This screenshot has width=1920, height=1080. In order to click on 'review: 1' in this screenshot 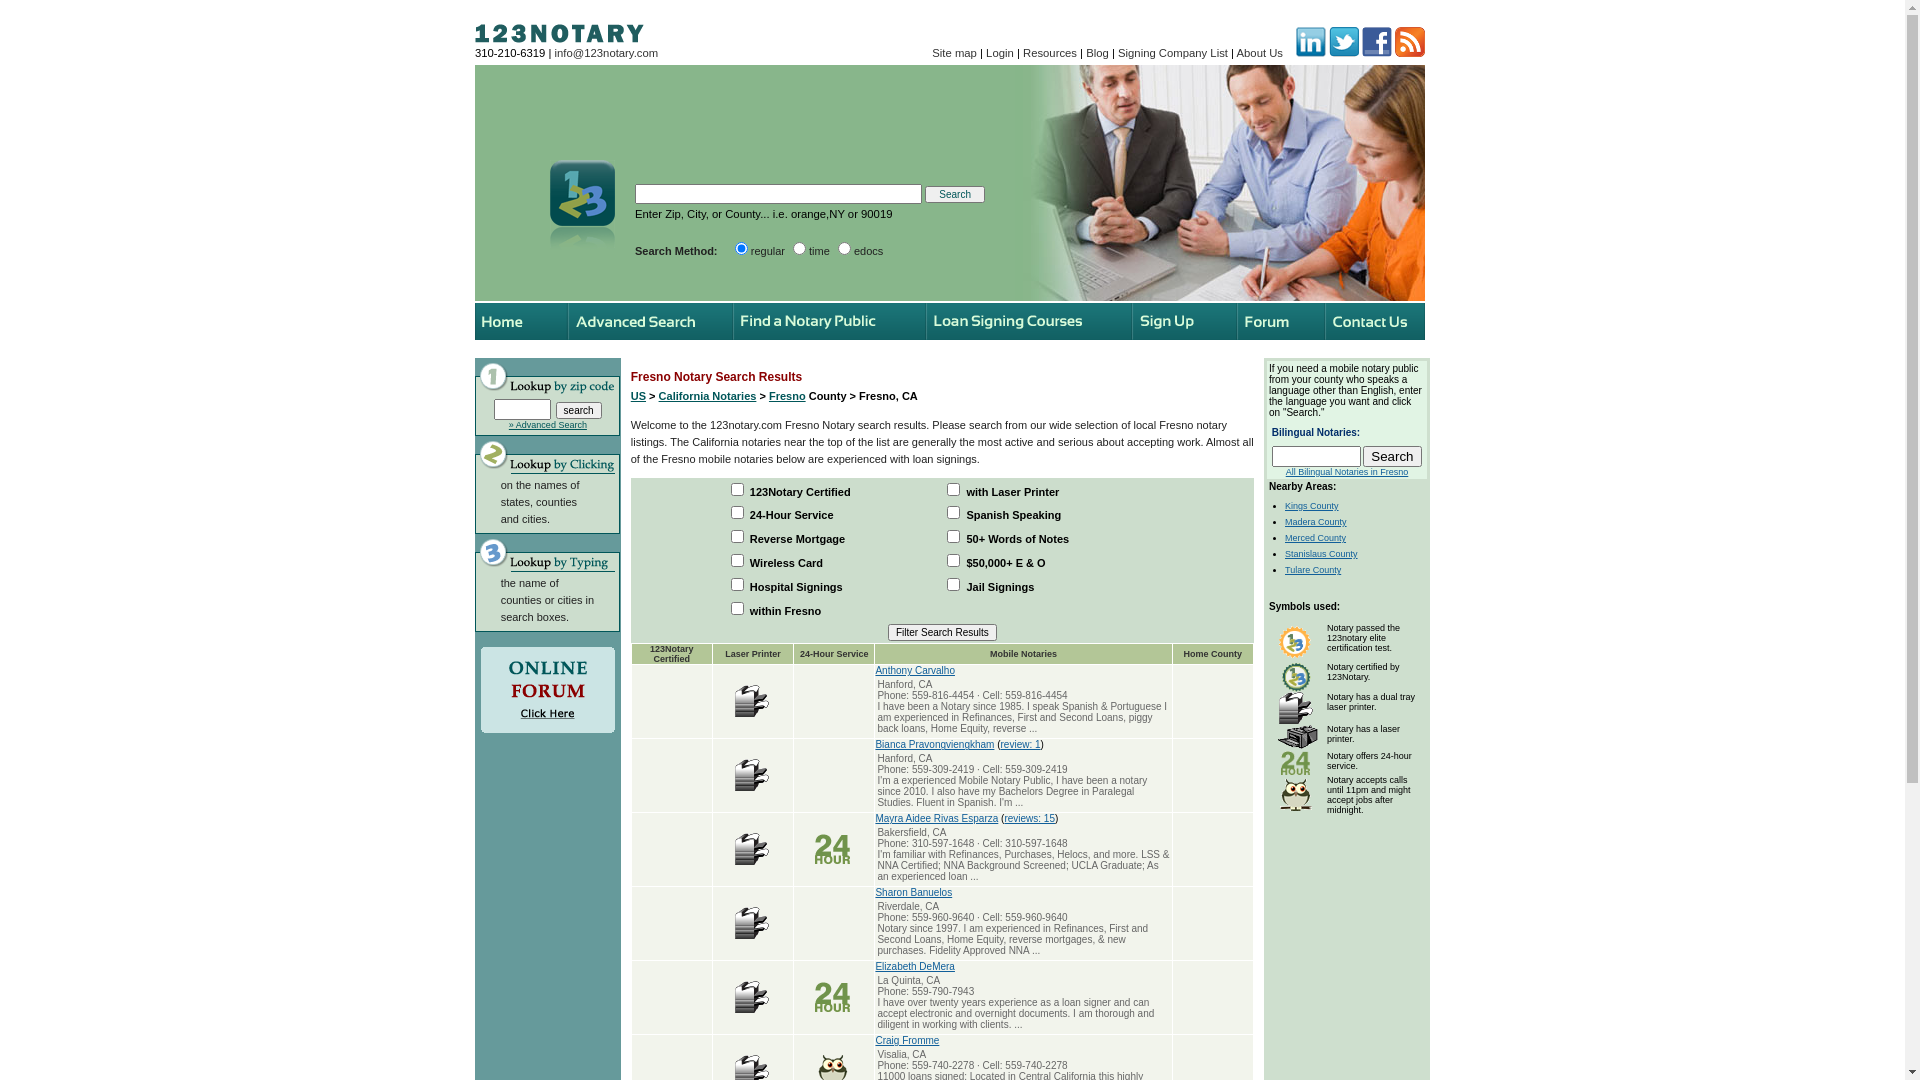, I will do `click(1021, 744)`.